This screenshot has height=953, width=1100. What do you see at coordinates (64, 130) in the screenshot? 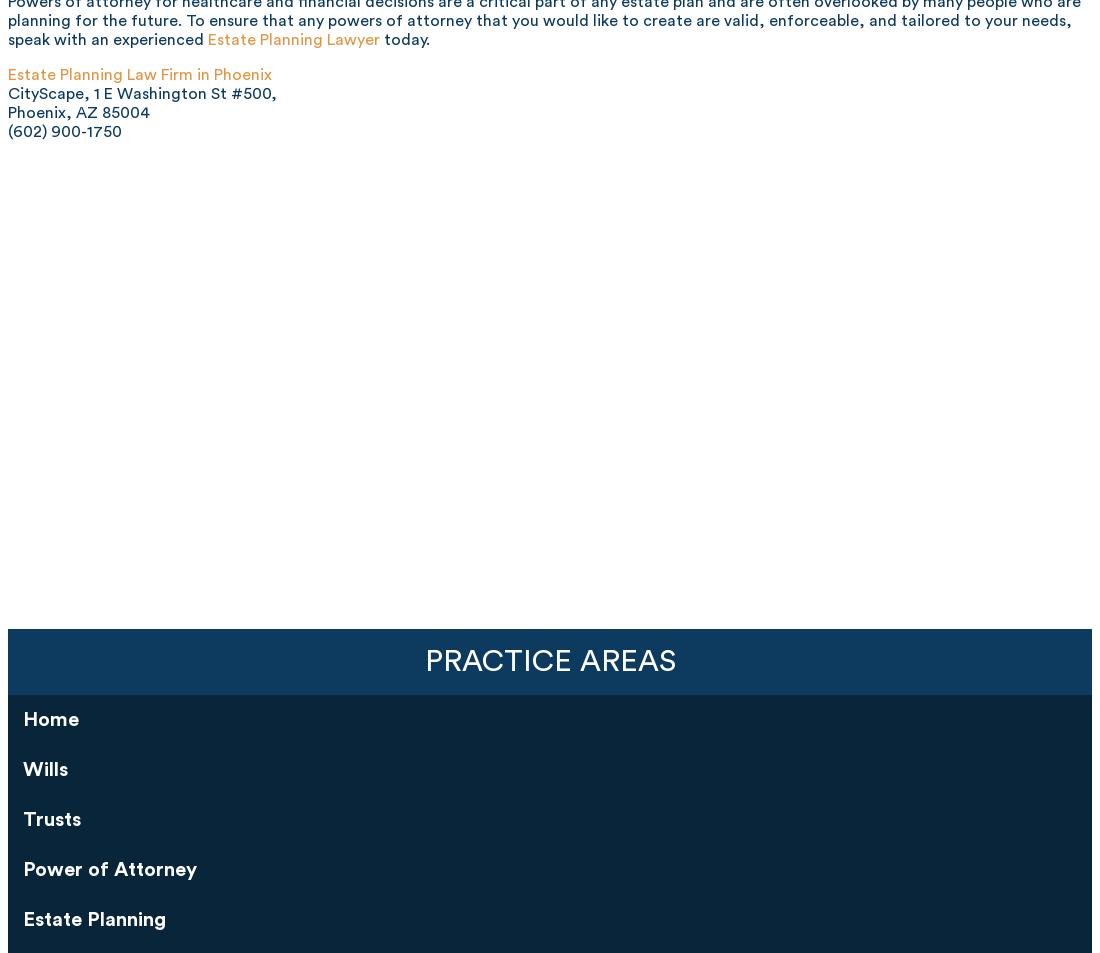
I see `'(602) 900-1750'` at bounding box center [64, 130].